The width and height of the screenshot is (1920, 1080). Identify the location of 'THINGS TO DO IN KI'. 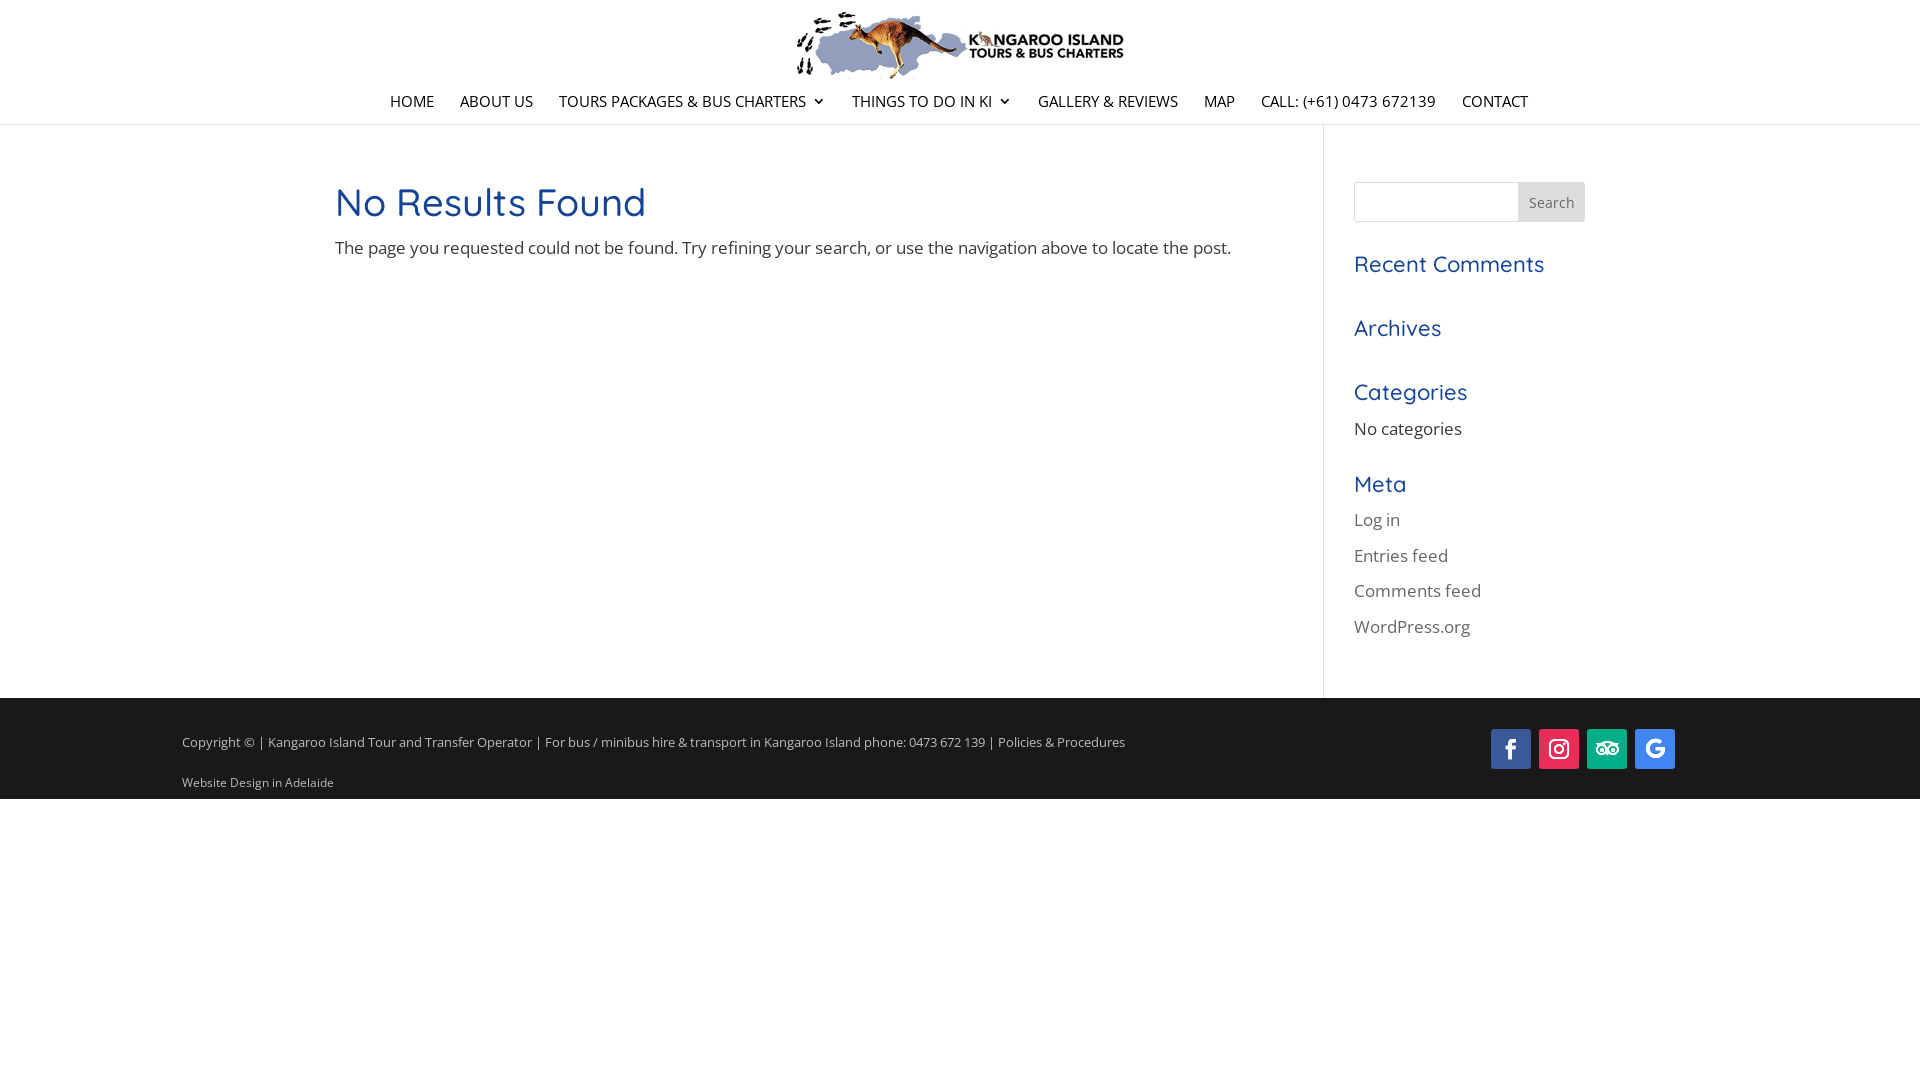
(930, 108).